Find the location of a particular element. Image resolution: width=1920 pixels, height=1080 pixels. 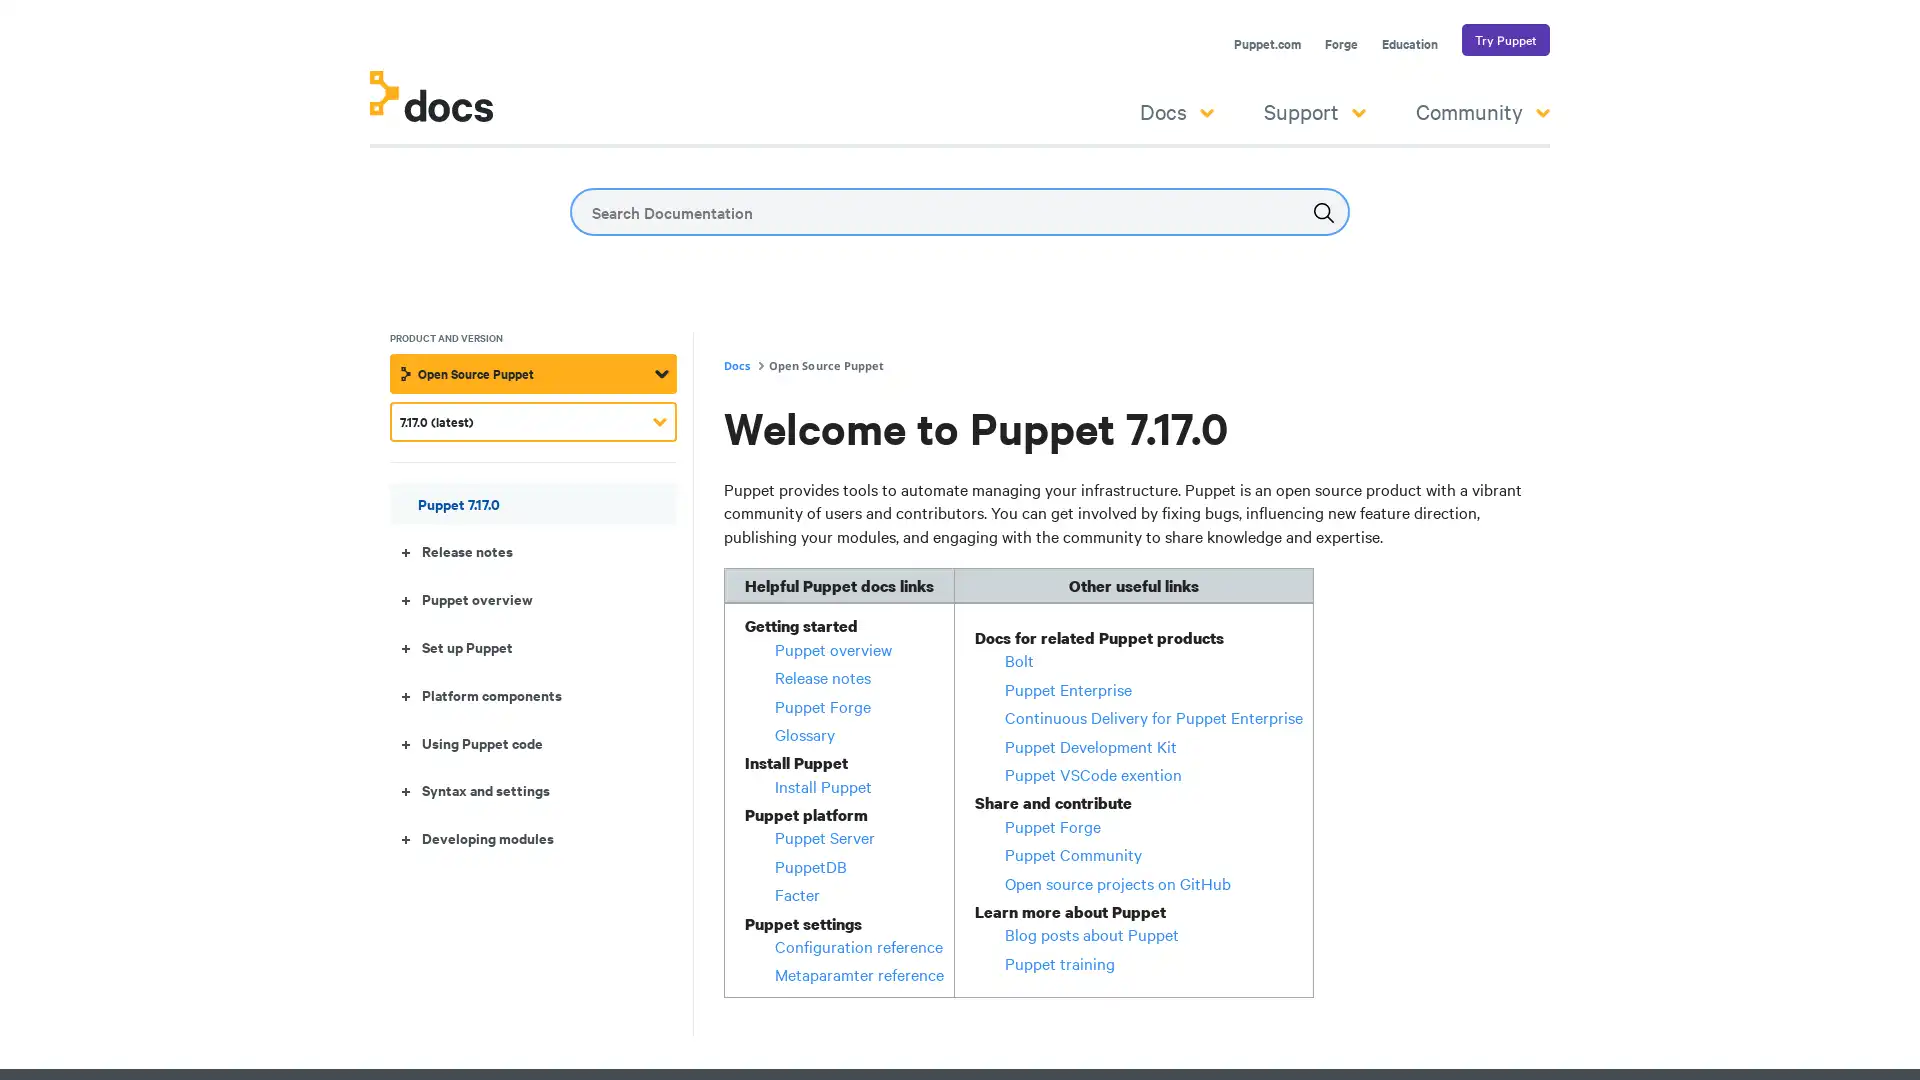

Open Source Puppet is located at coordinates (533, 373).